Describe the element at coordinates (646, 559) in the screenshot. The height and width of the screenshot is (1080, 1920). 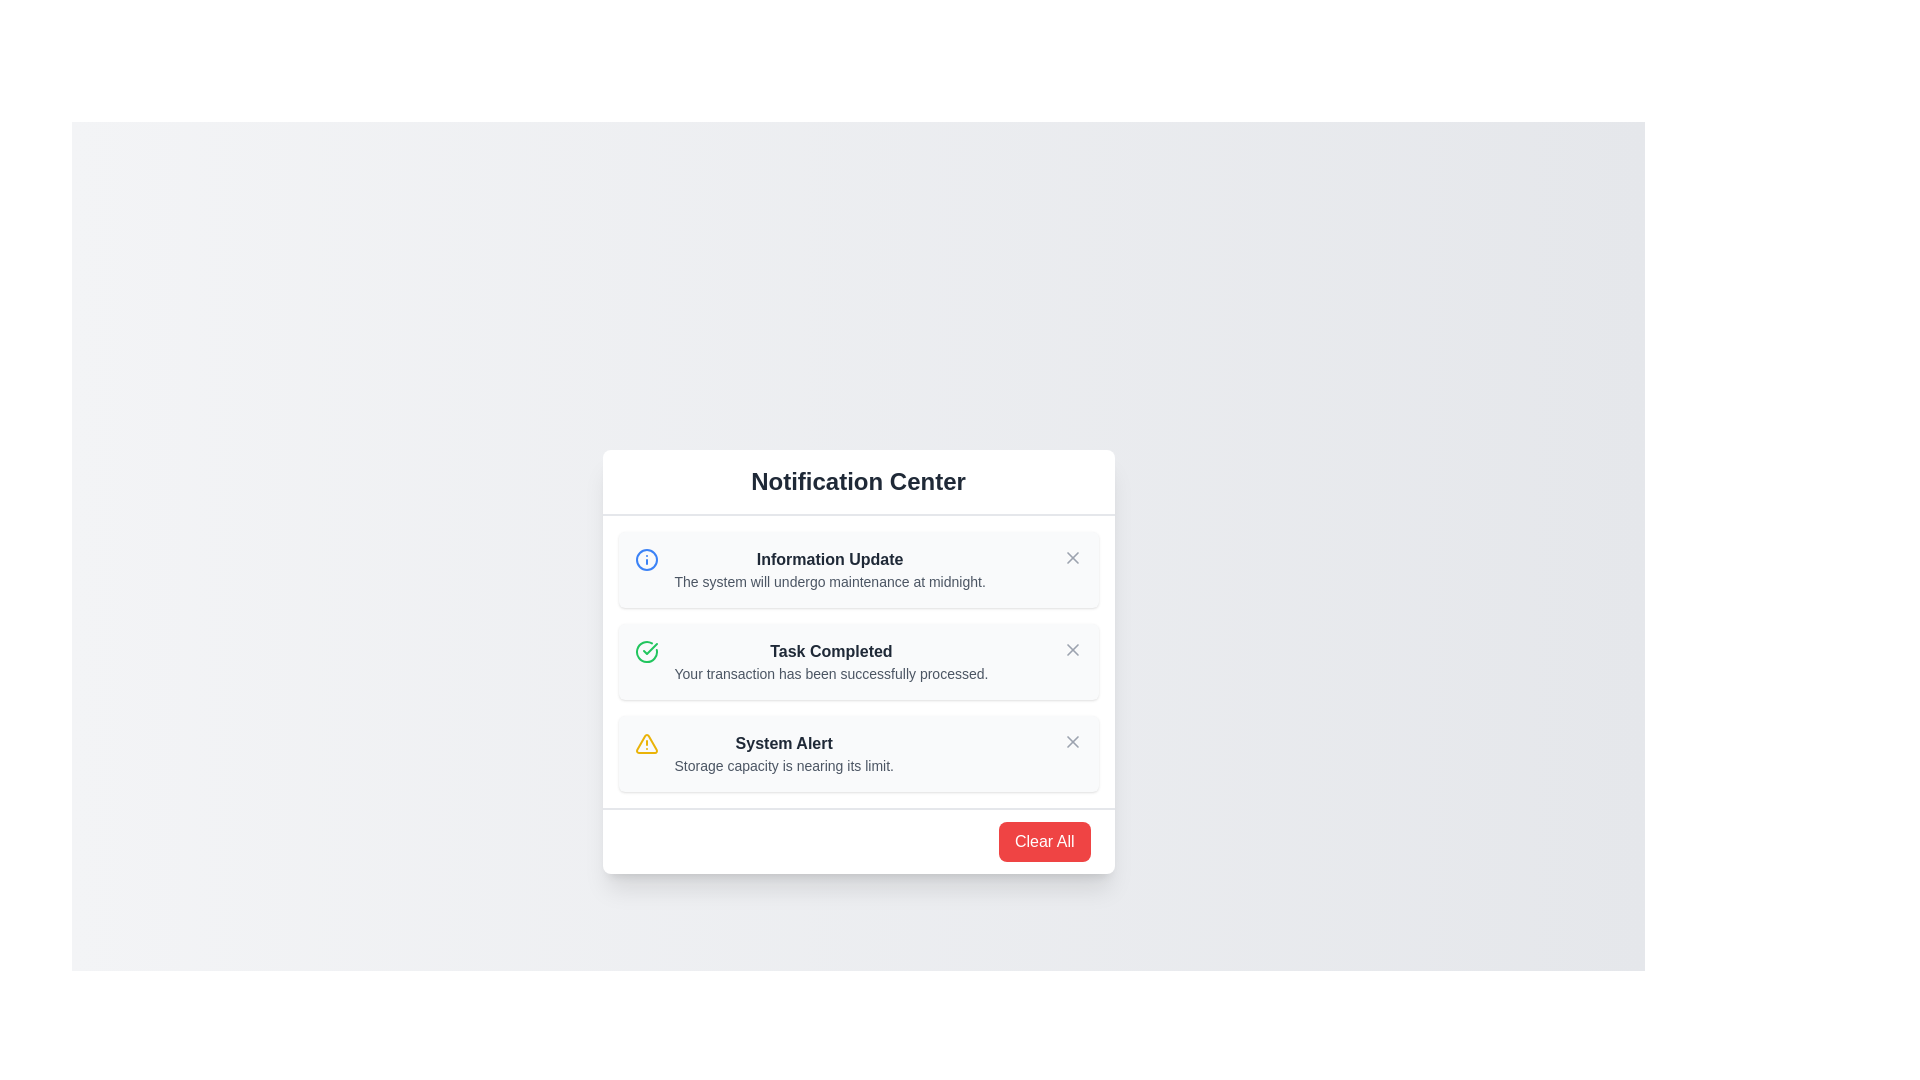
I see `SVG Circle element representing the 'Information Update' notification type located at the top-left corner of the first notification item in the Notification Center panel` at that location.